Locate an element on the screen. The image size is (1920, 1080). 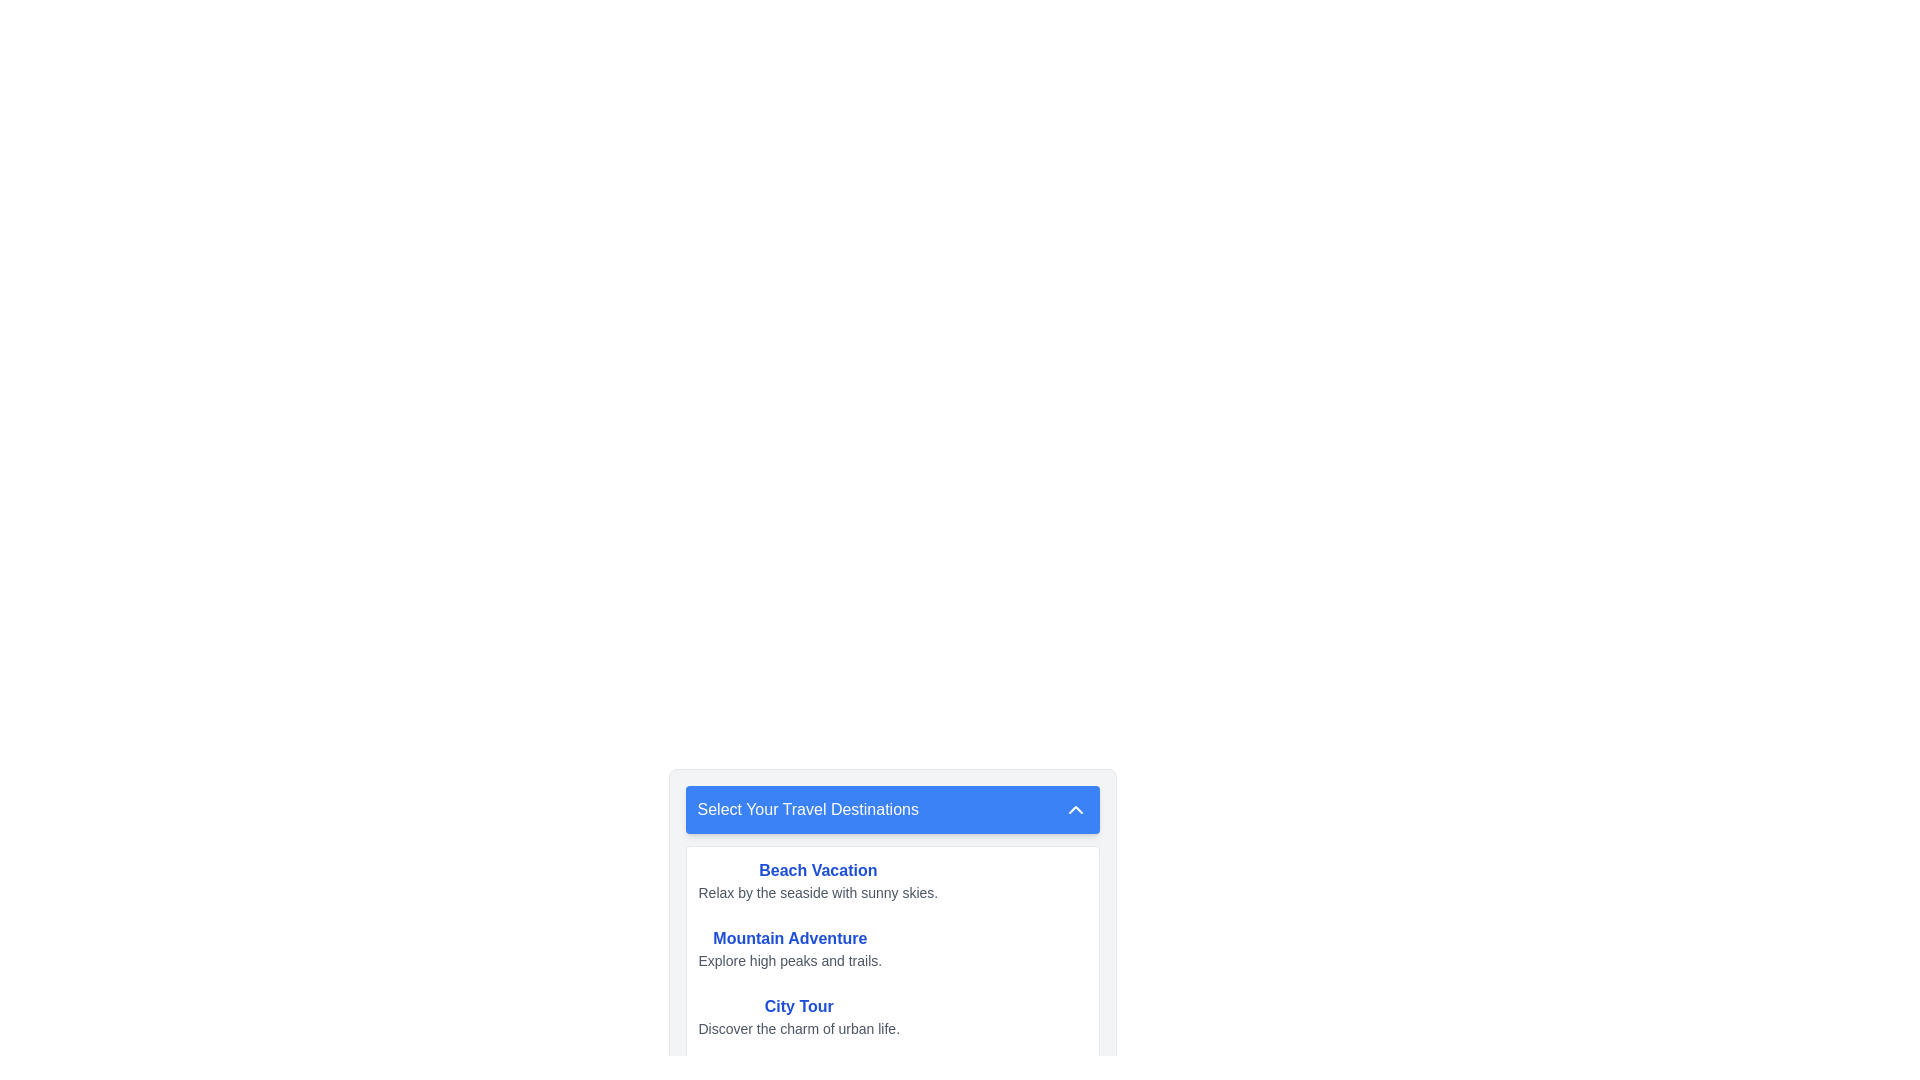
the first text block in the vertically aligned menu labeled 'Select Your Travel Destinations' that provides destination information is located at coordinates (818, 879).